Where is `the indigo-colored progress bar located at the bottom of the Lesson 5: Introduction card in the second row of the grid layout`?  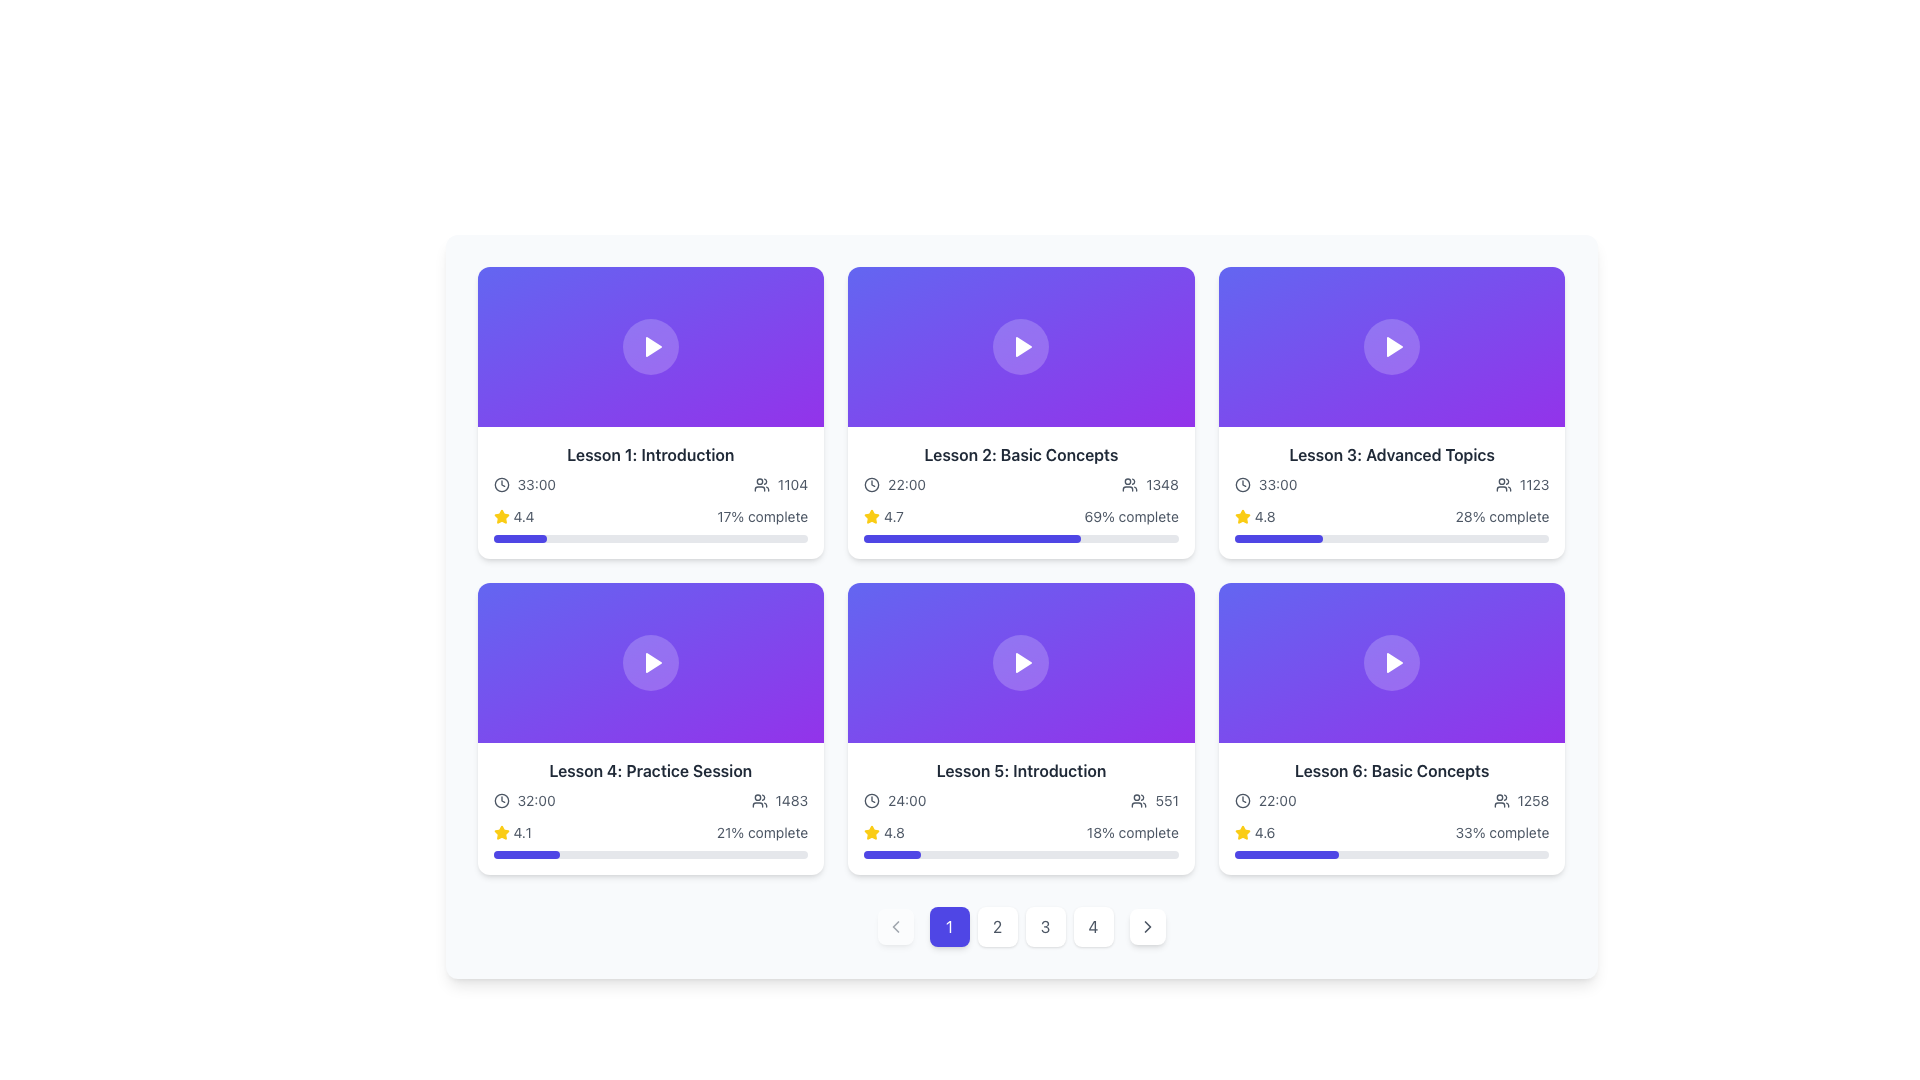
the indigo-colored progress bar located at the bottom of the Lesson 5: Introduction card in the second row of the grid layout is located at coordinates (1021, 855).